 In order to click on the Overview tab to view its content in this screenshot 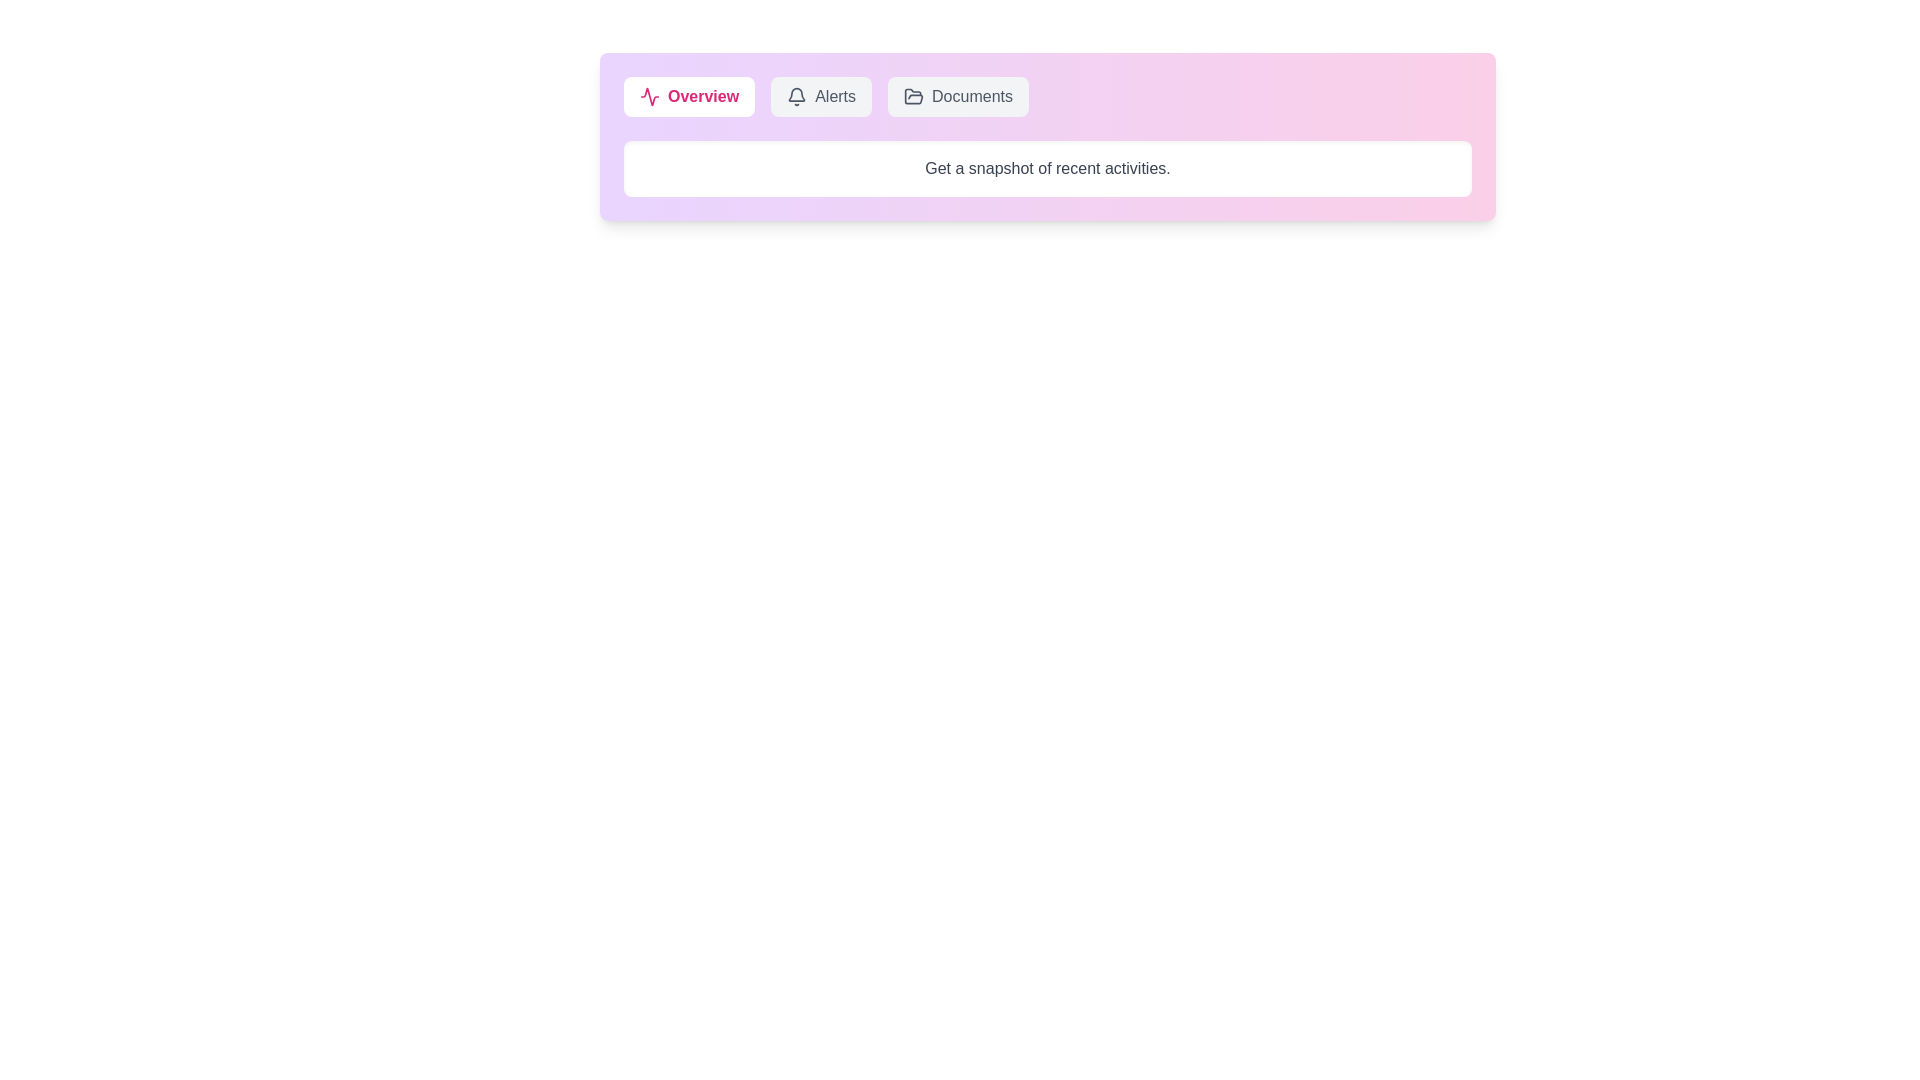, I will do `click(689, 96)`.